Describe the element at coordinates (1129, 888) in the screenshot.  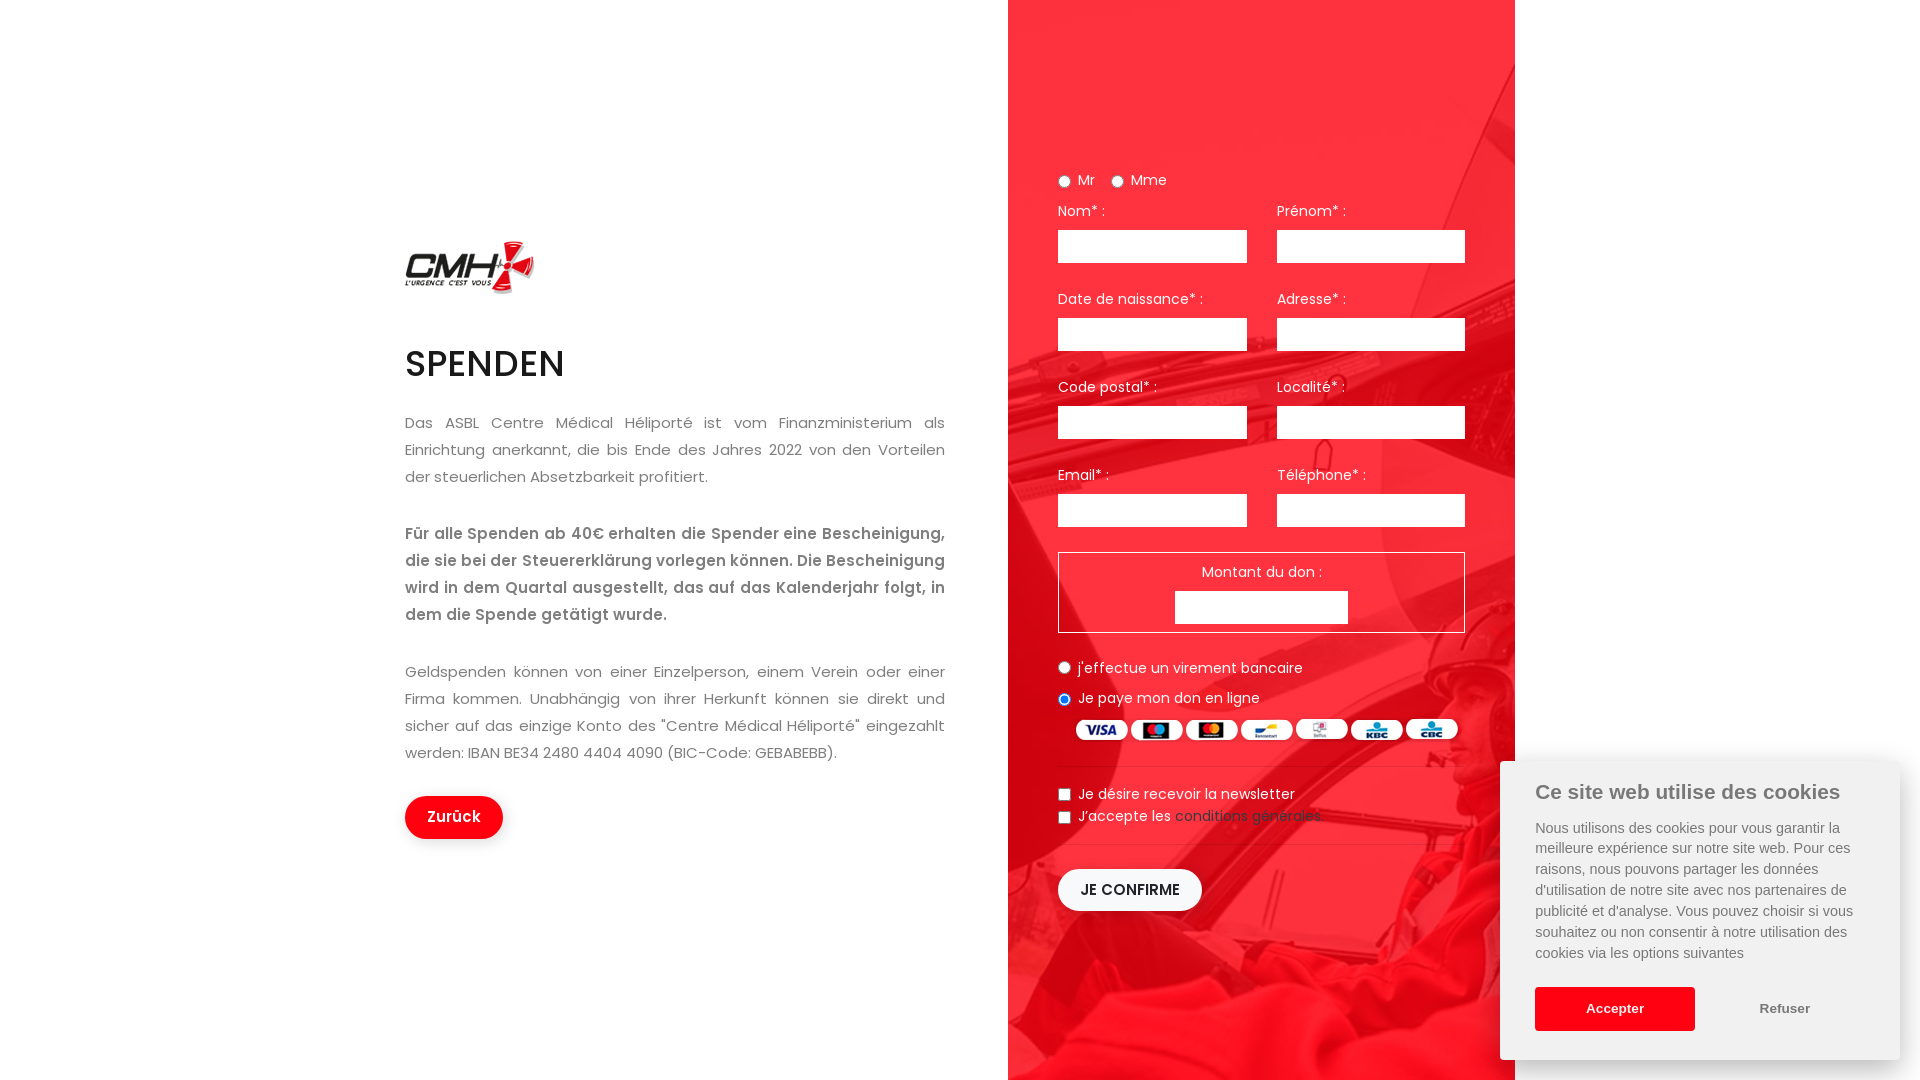
I see `'JE CONFIRME'` at that location.